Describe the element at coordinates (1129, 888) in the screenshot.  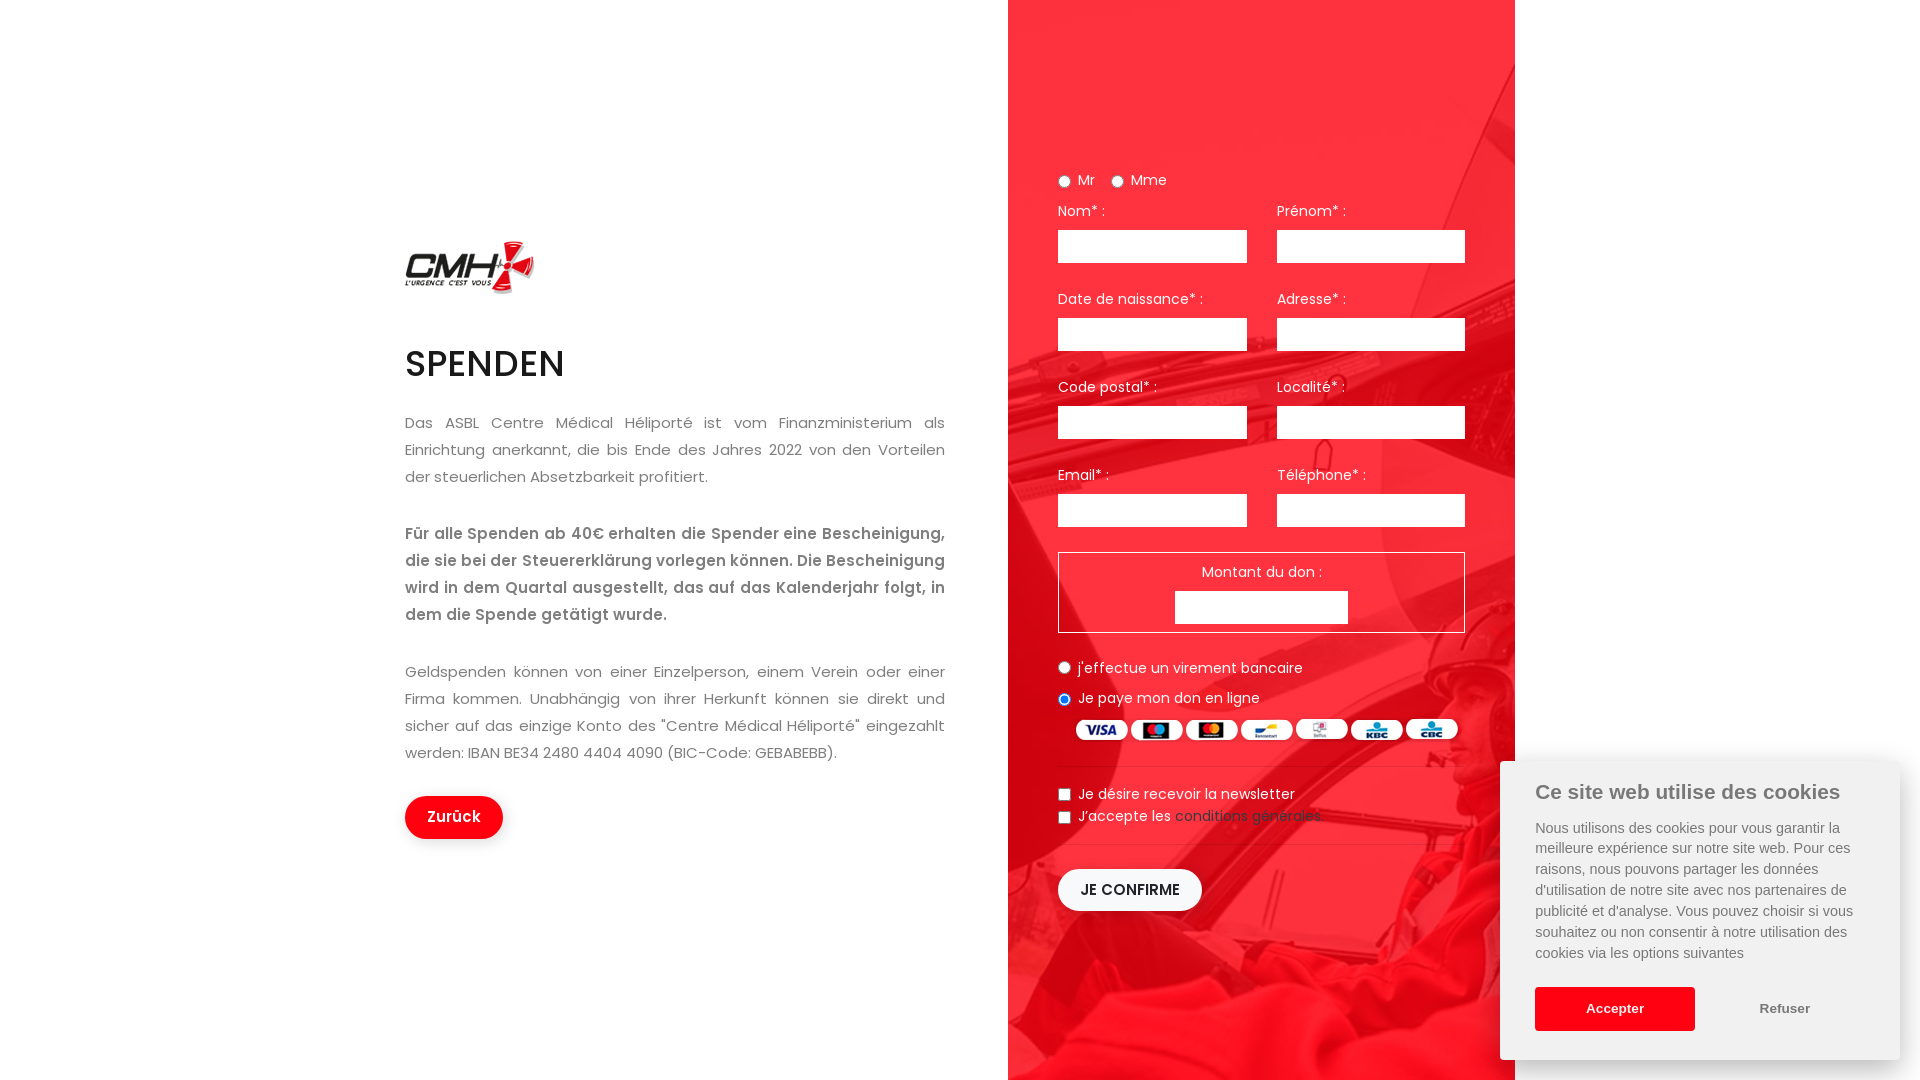
I see `'JE CONFIRME'` at that location.